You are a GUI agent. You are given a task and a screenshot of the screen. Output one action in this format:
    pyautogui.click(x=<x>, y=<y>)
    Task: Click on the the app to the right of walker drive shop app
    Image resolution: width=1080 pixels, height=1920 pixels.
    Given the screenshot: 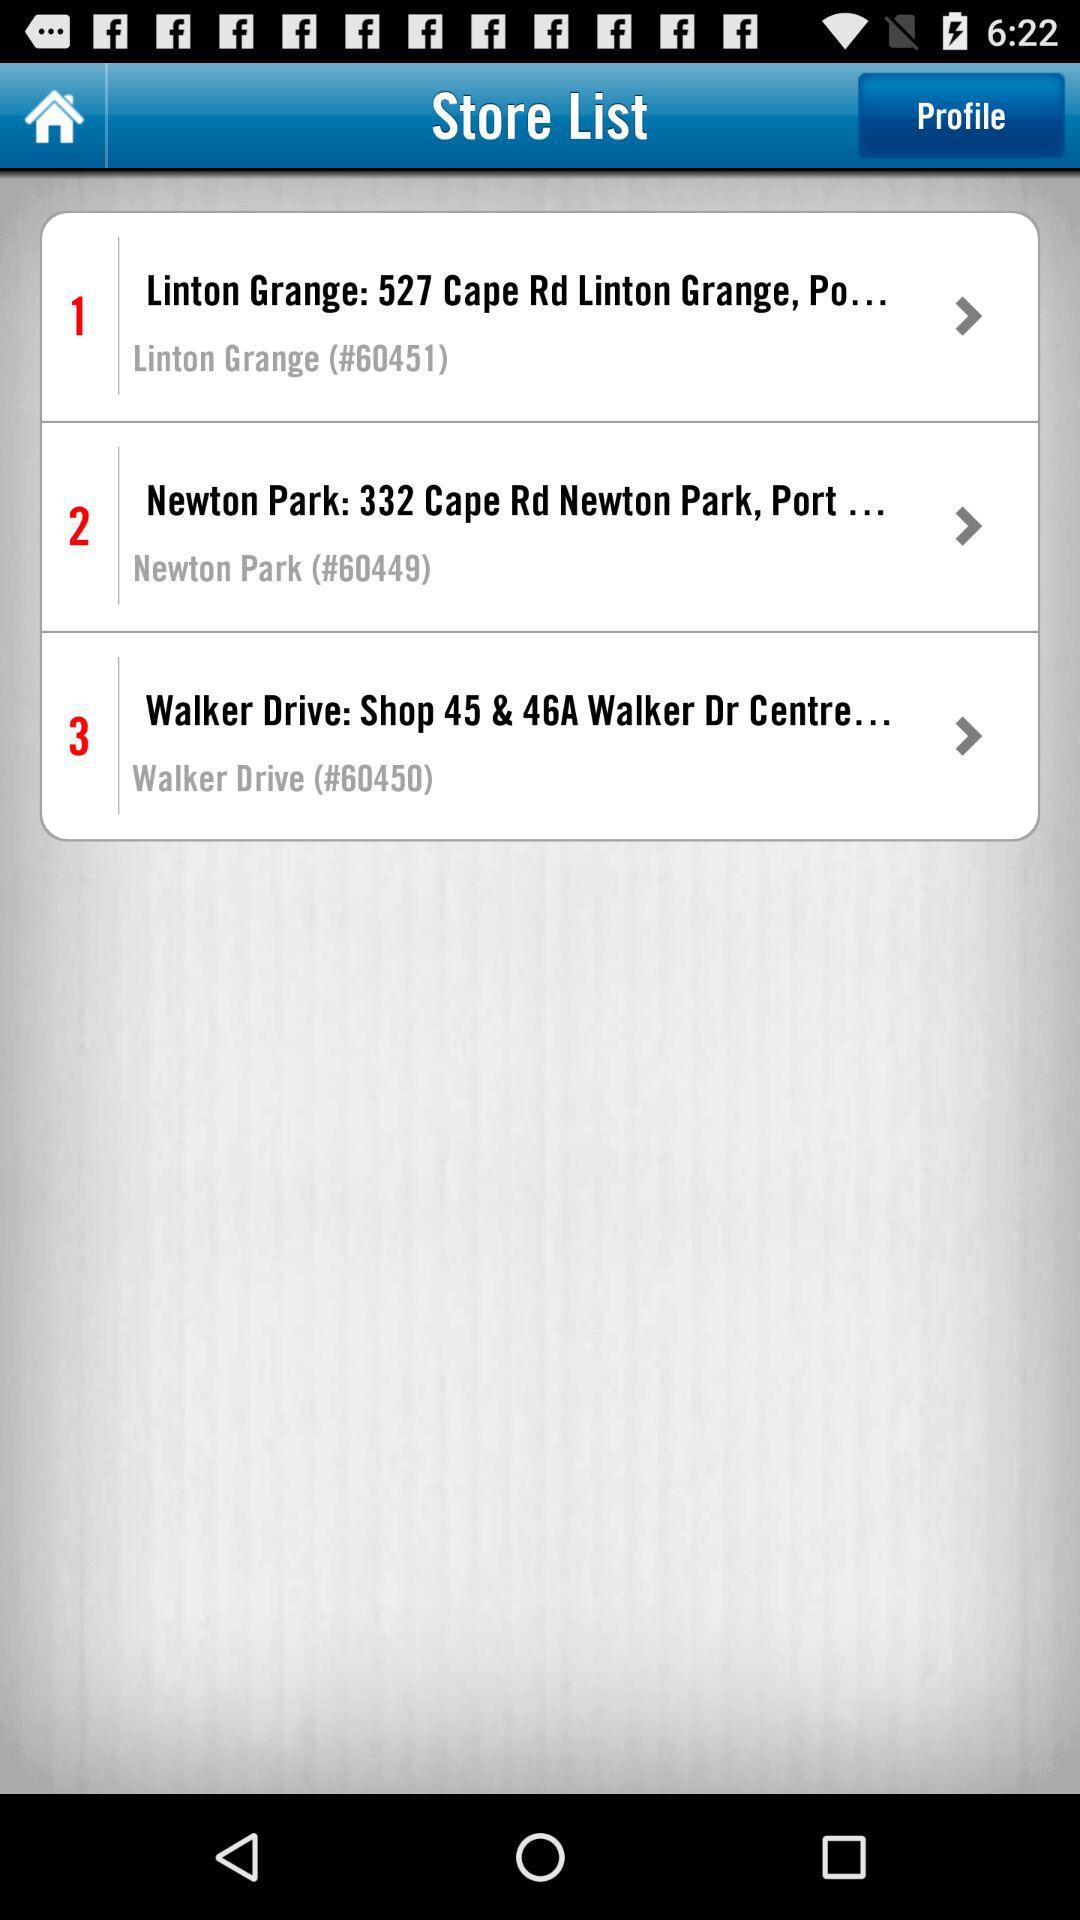 What is the action you would take?
    pyautogui.click(x=966, y=735)
    